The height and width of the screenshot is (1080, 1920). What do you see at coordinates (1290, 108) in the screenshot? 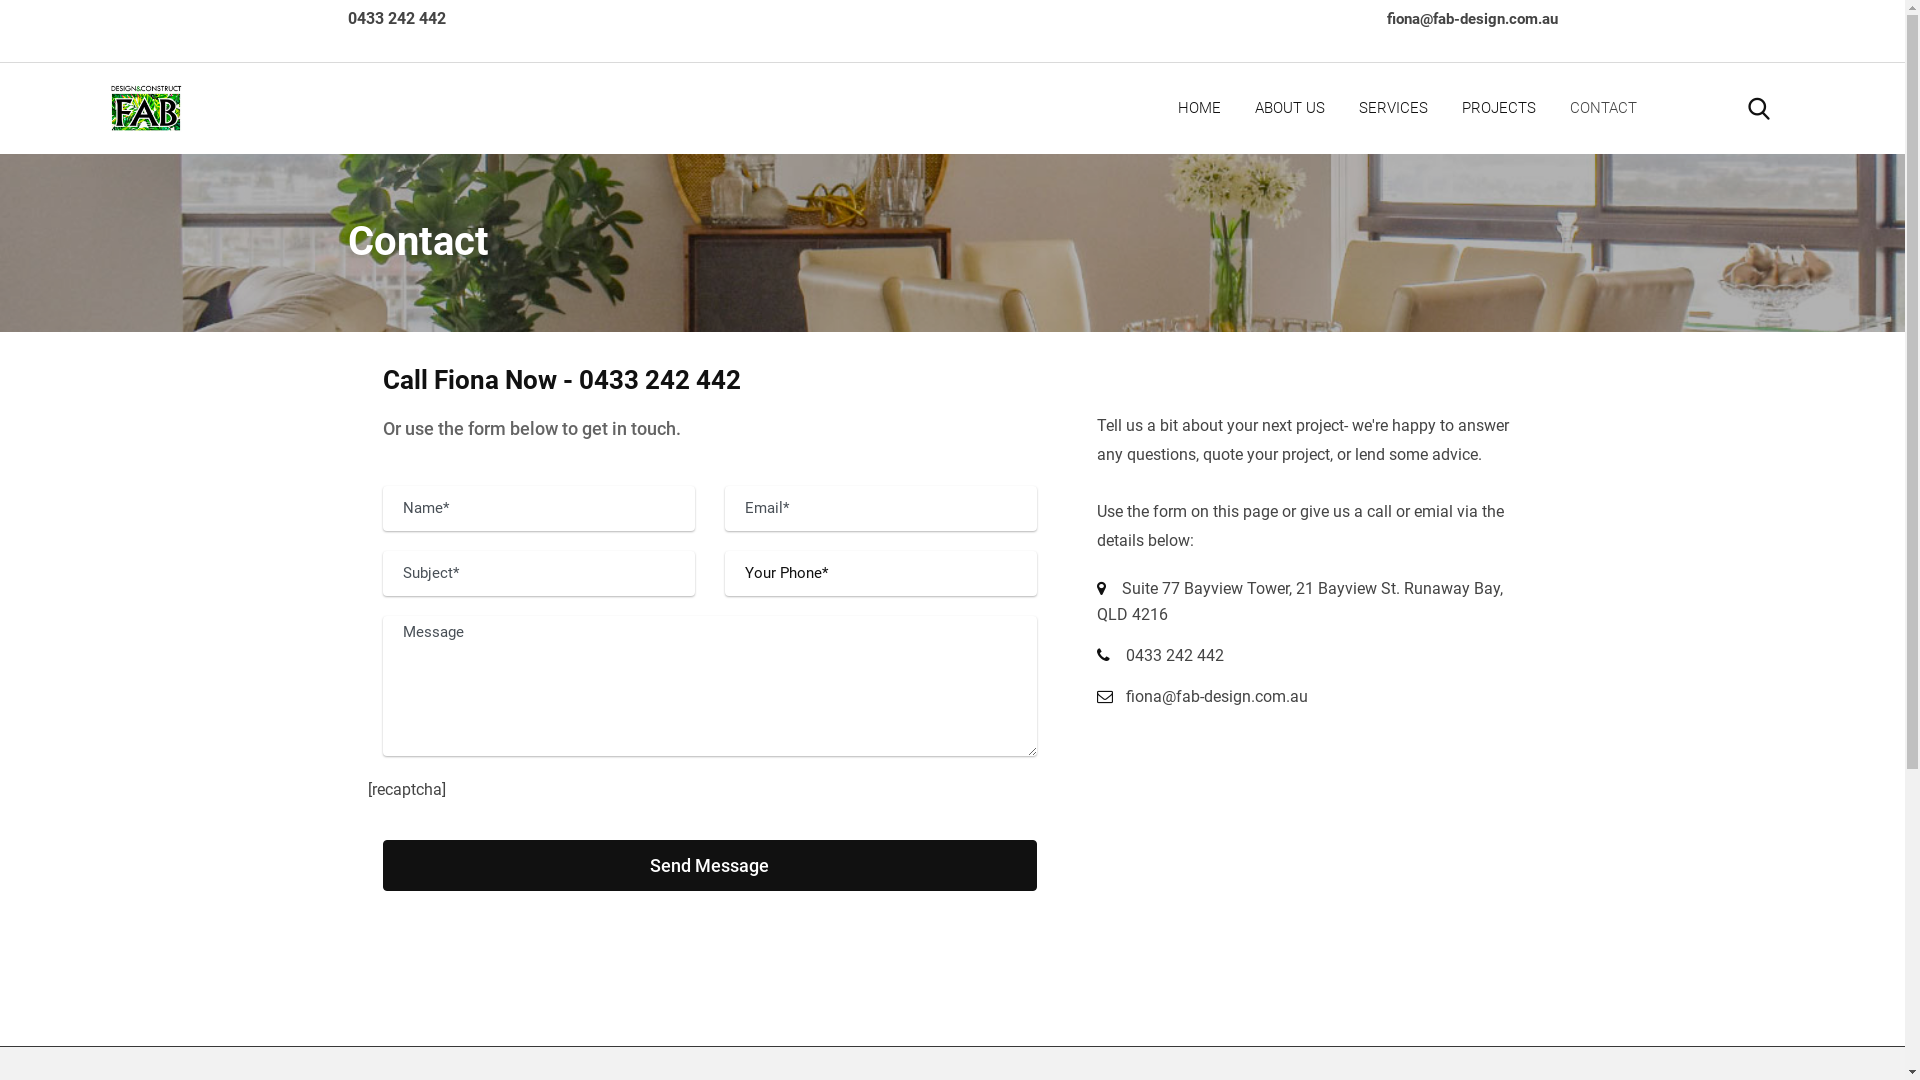
I see `'ABOUT US'` at bounding box center [1290, 108].